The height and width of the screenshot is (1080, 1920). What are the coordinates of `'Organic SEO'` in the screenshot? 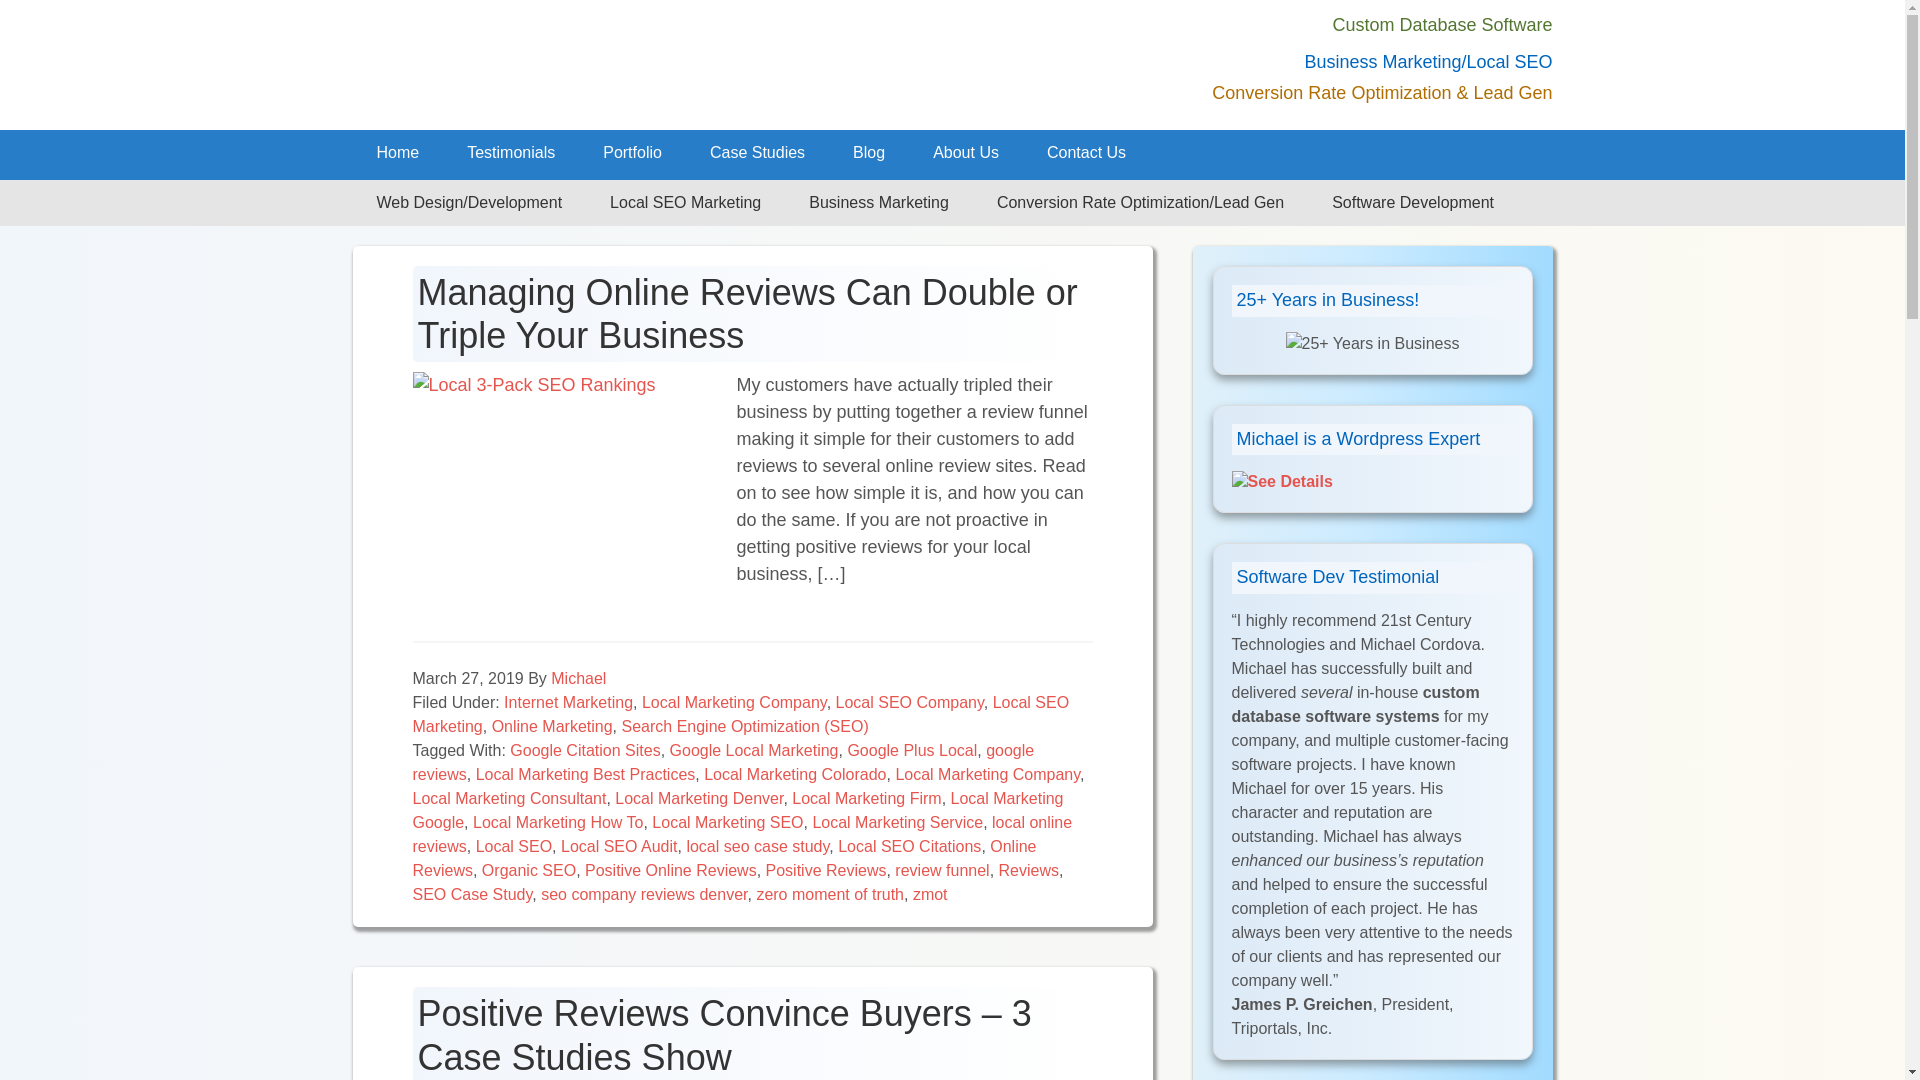 It's located at (528, 869).